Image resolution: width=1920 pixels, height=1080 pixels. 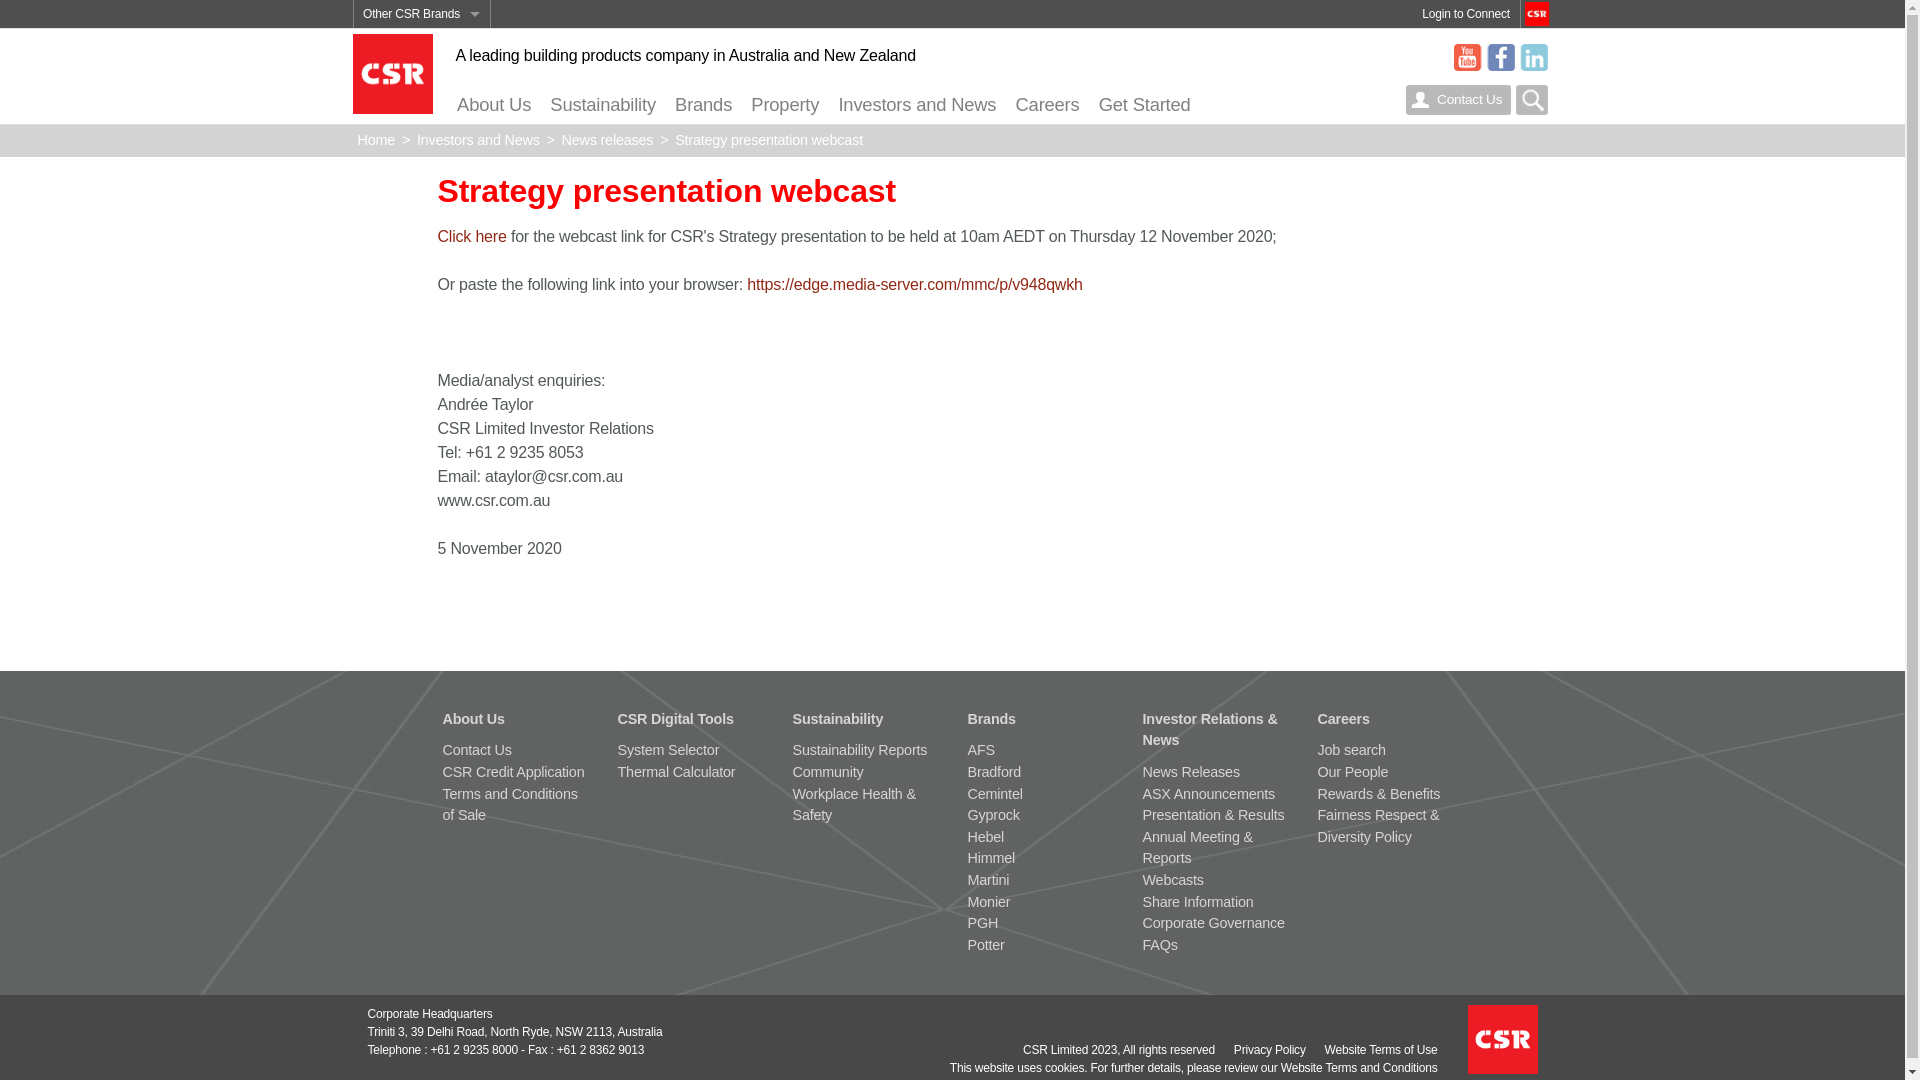 I want to click on 'Webcasts', so click(x=1172, y=878).